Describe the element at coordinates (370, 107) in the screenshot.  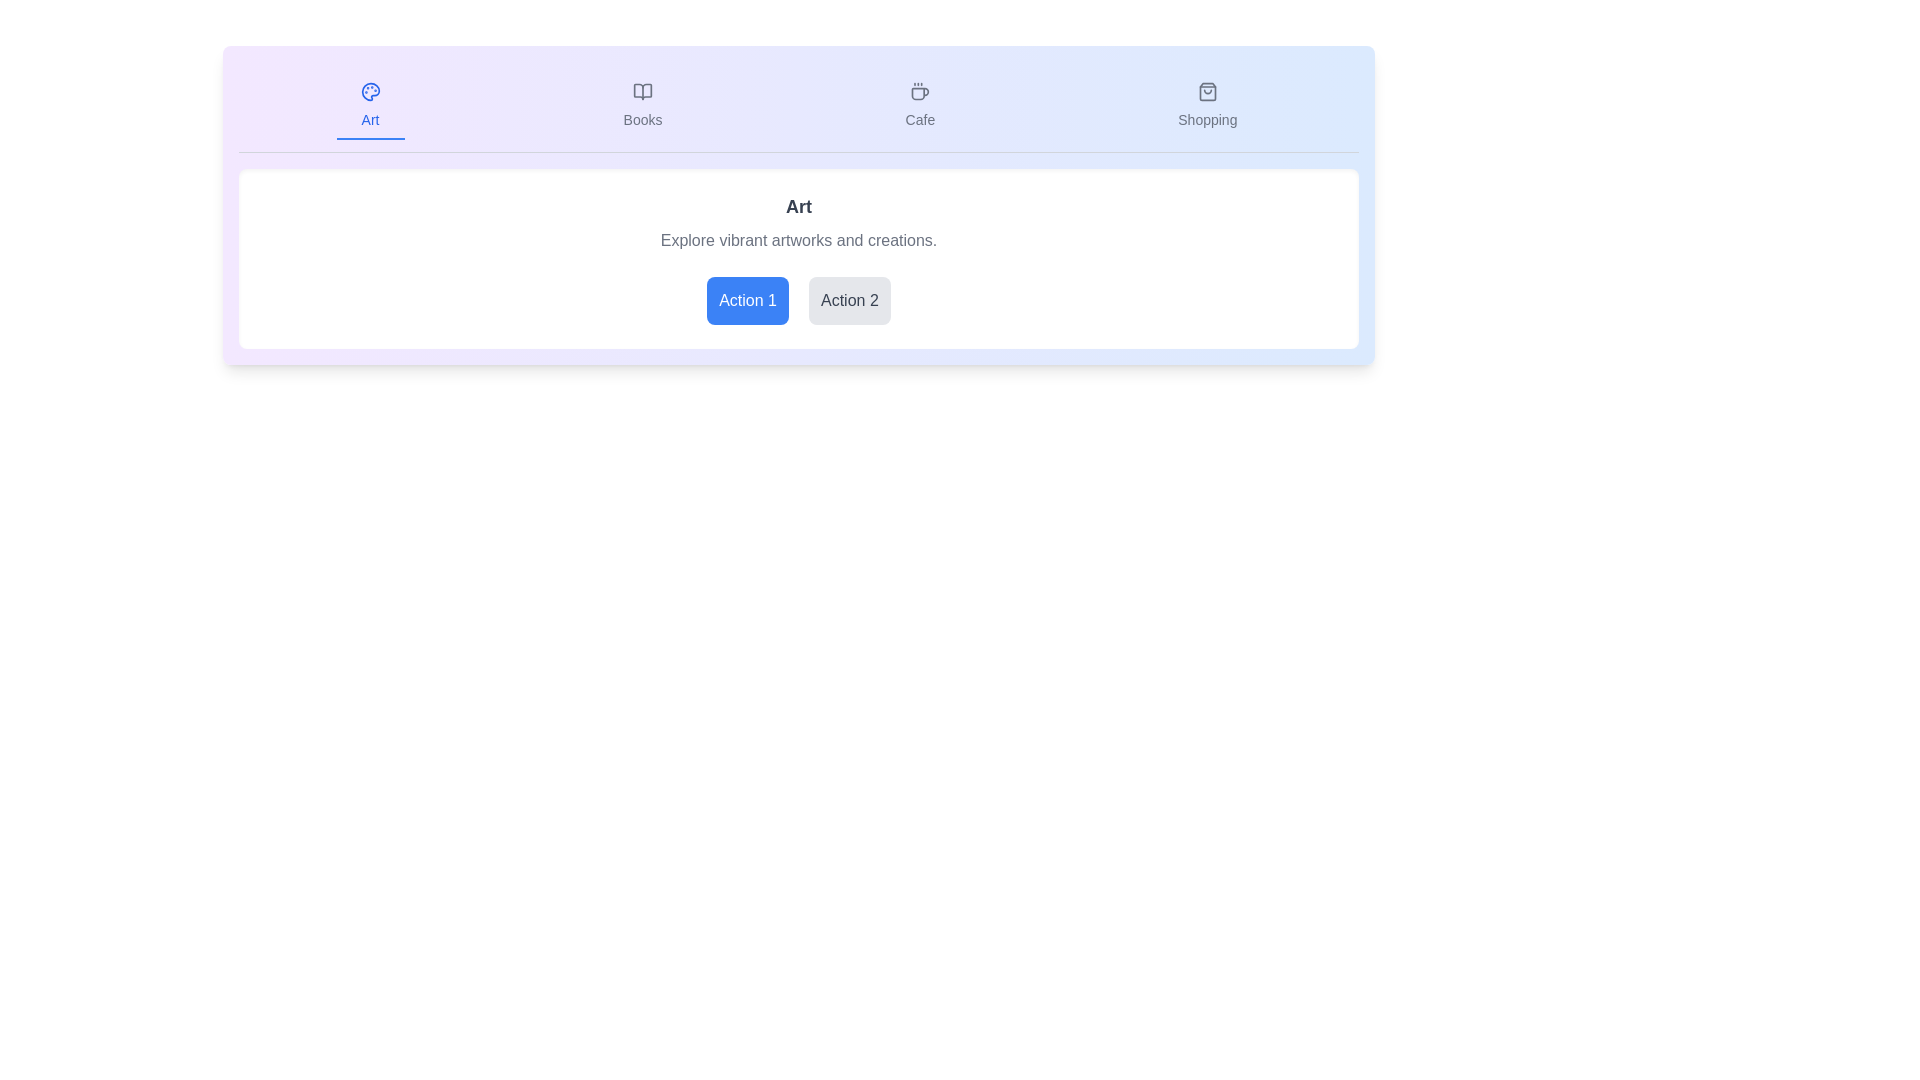
I see `the tab labeled Art` at that location.